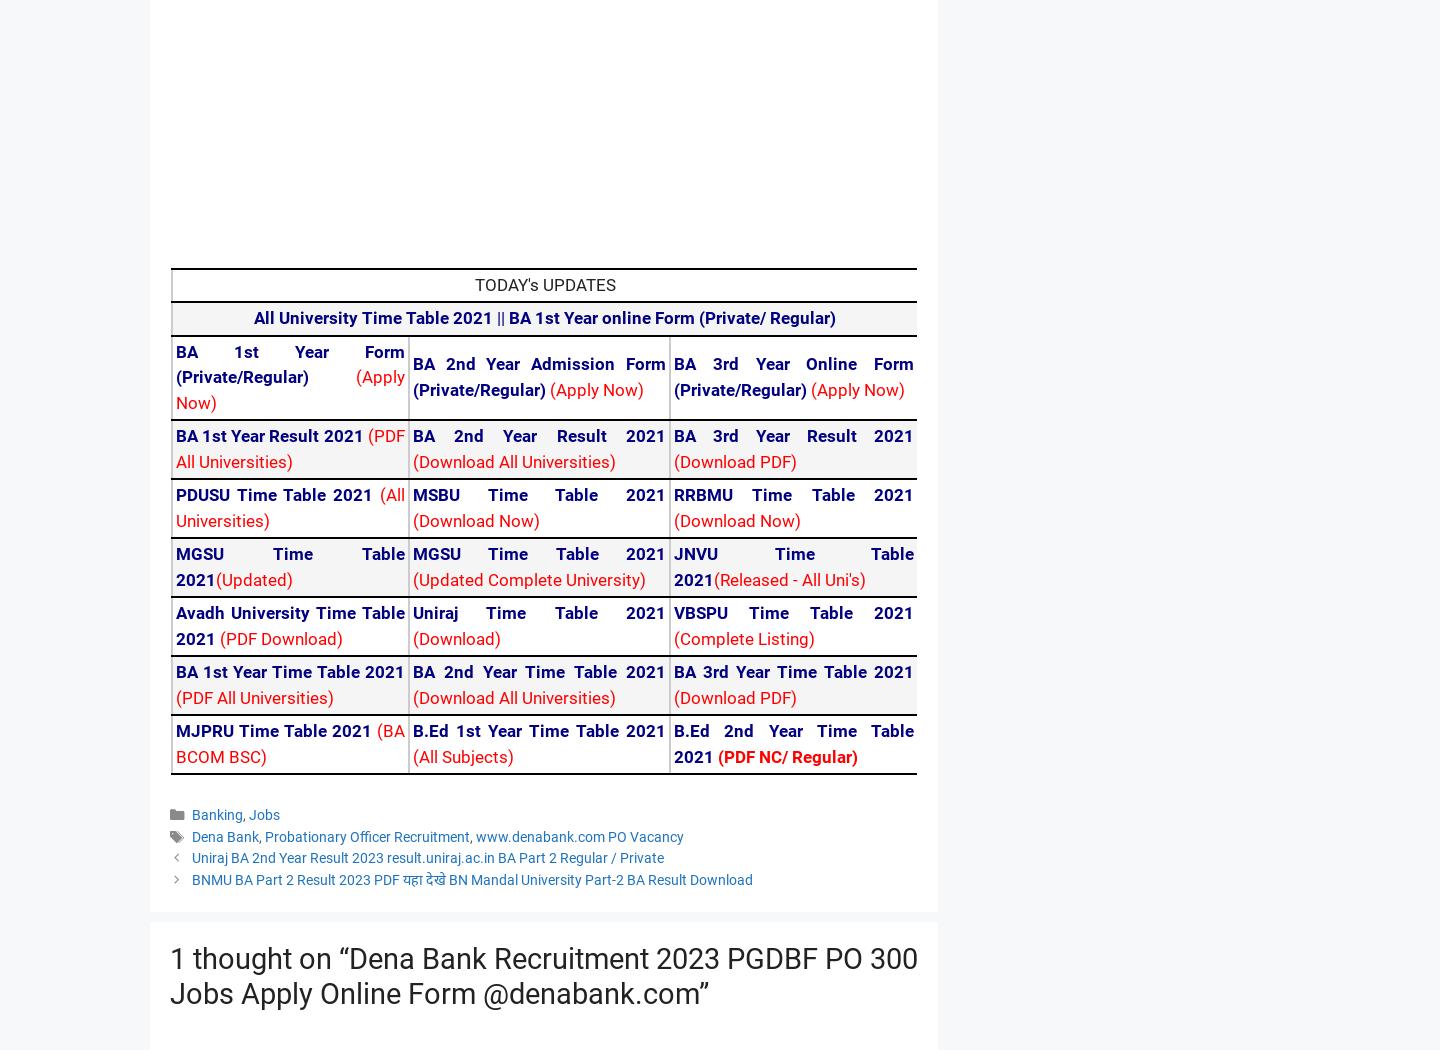 This screenshot has height=1050, width=1440. What do you see at coordinates (289, 742) in the screenshot?
I see `'(BA BCOM BSC)'` at bounding box center [289, 742].